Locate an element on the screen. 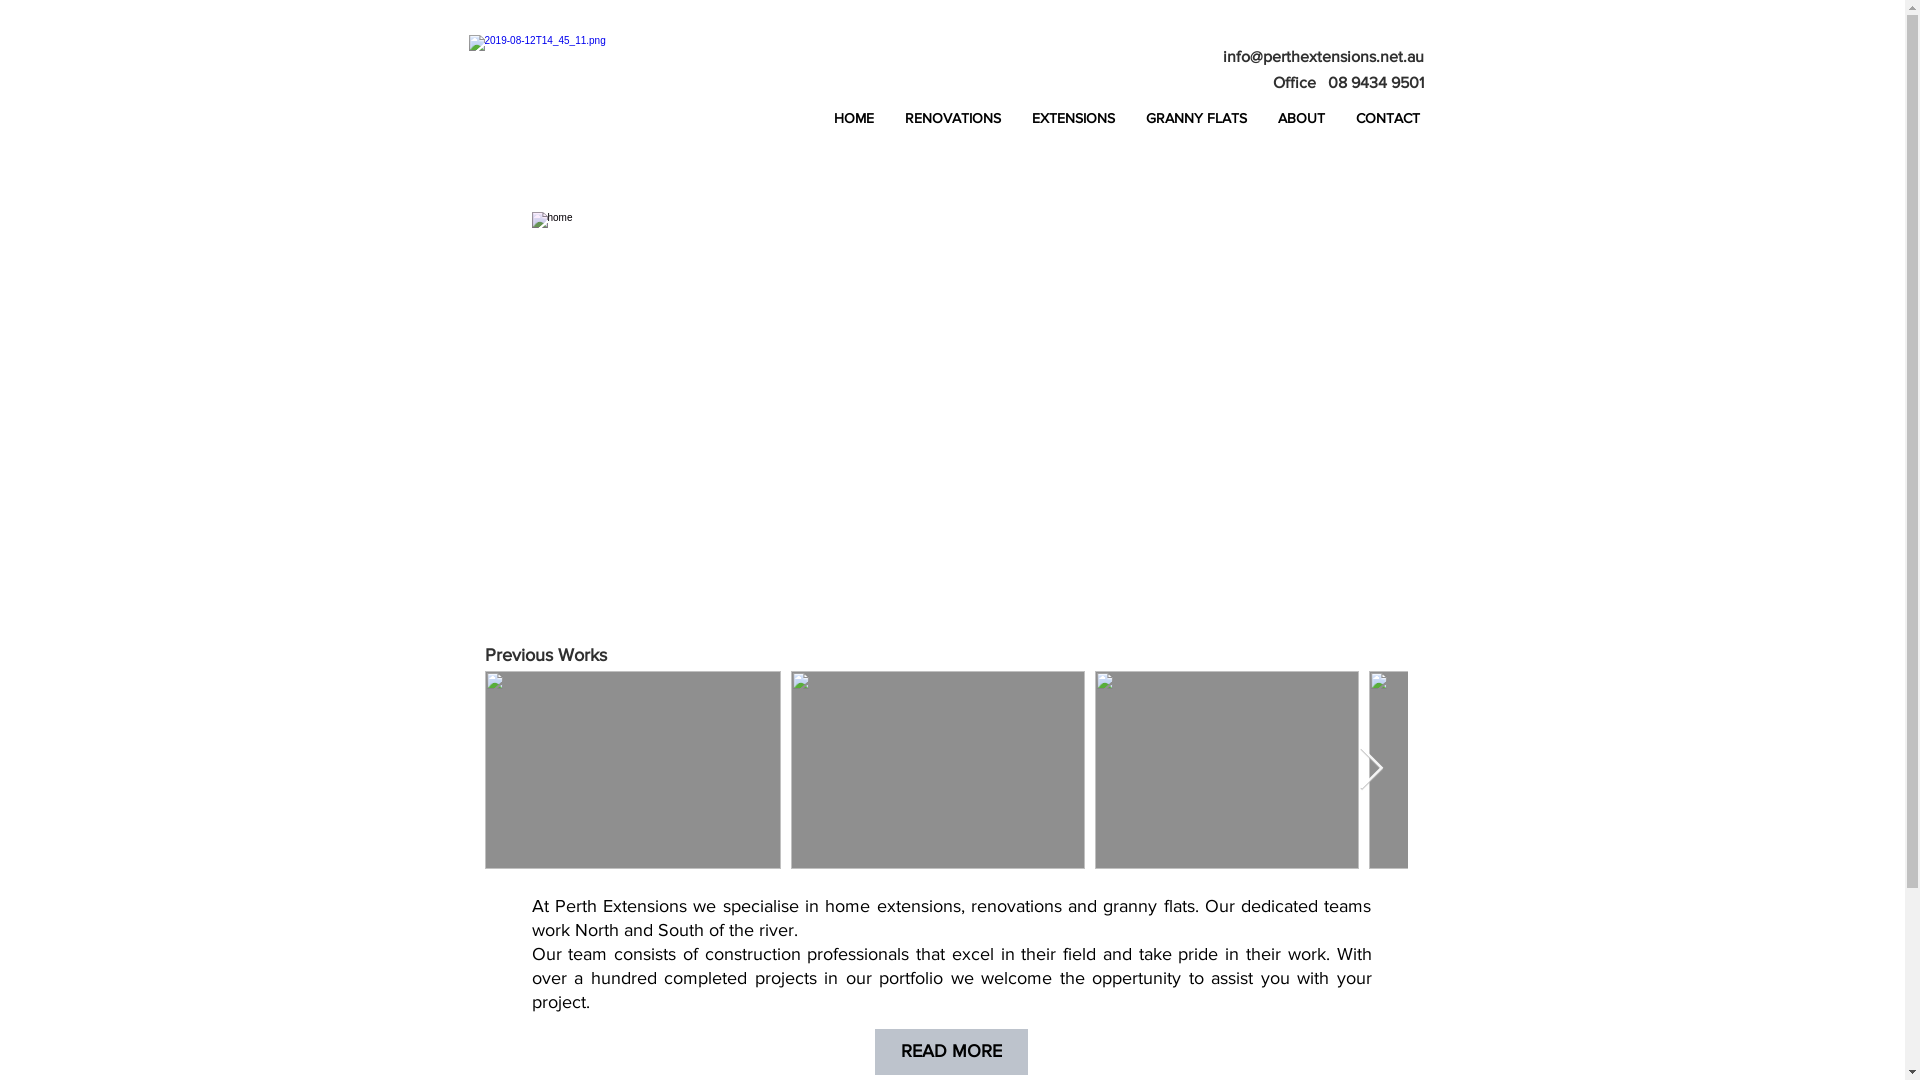 Image resolution: width=1920 pixels, height=1080 pixels. 'CONTACT' is located at coordinates (1386, 118).